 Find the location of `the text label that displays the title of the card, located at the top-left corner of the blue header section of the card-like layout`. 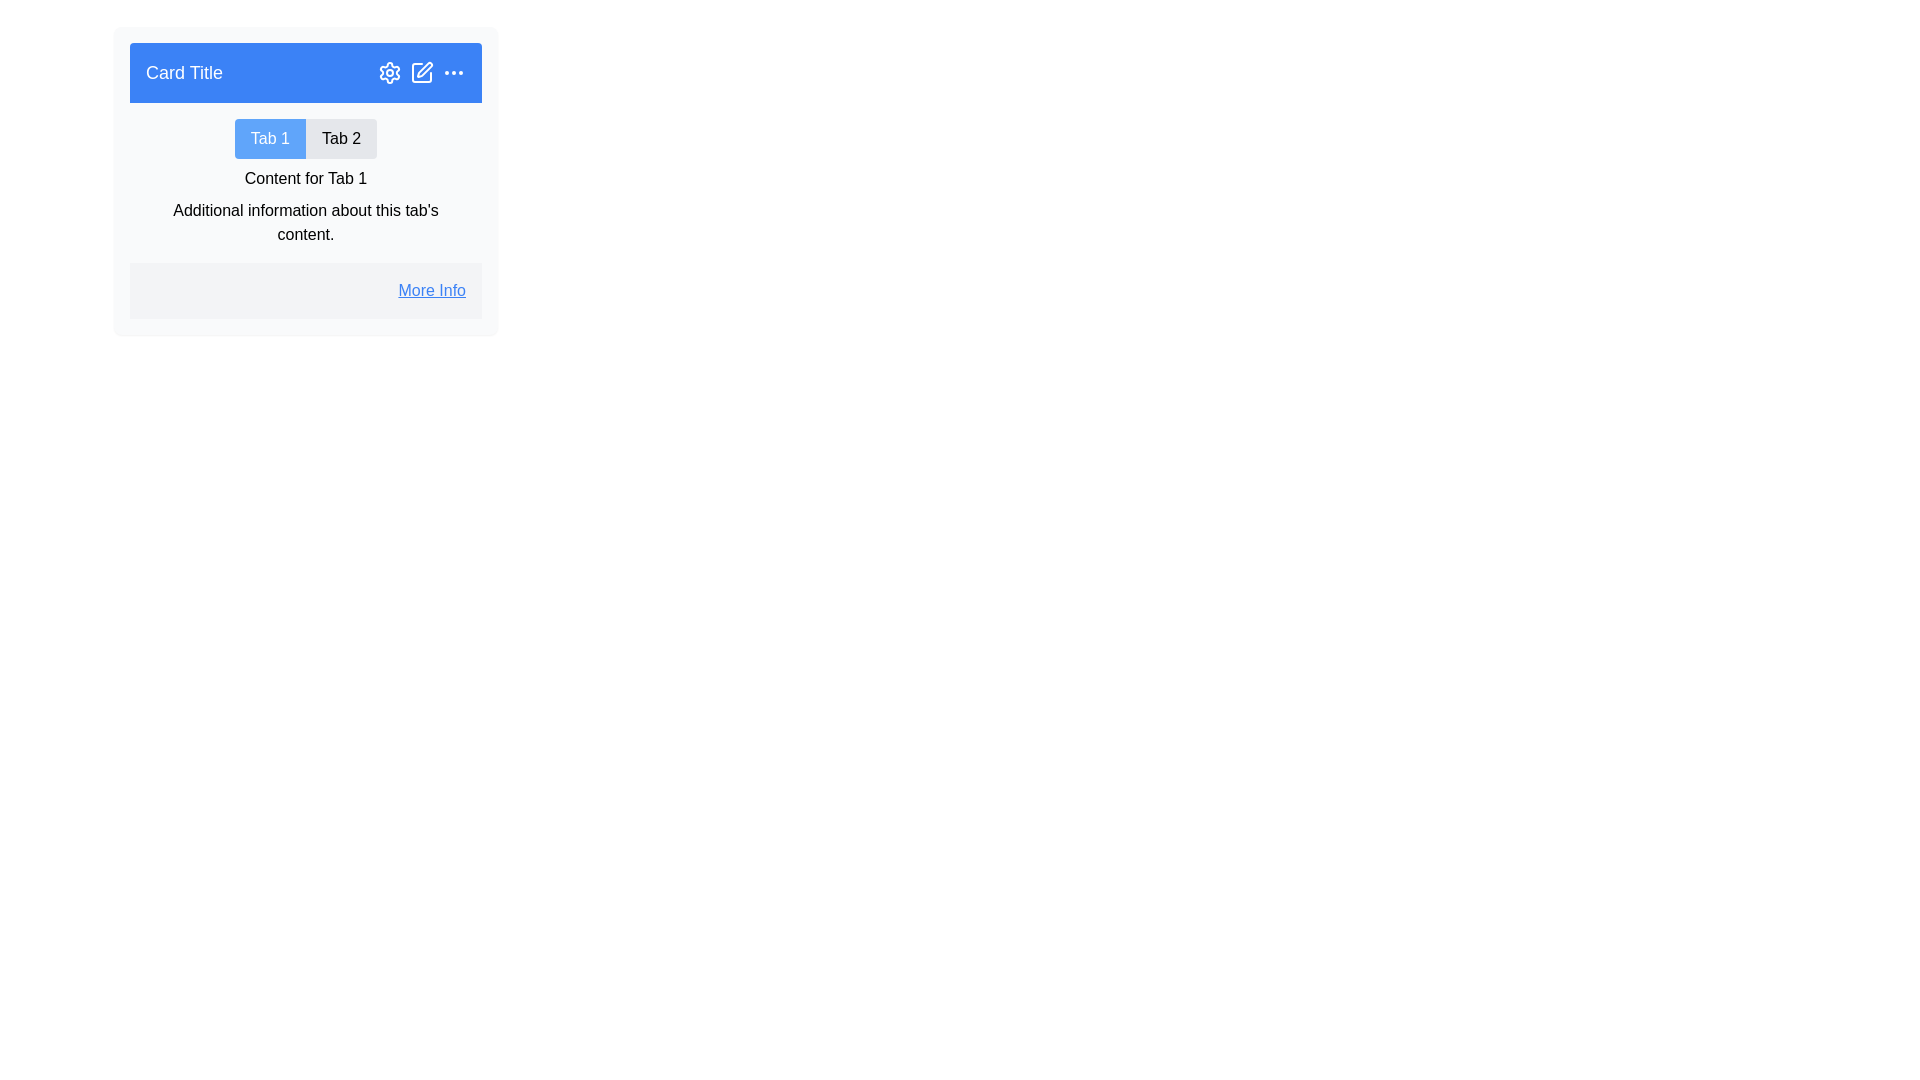

the text label that displays the title of the card, located at the top-left corner of the blue header section of the card-like layout is located at coordinates (184, 72).